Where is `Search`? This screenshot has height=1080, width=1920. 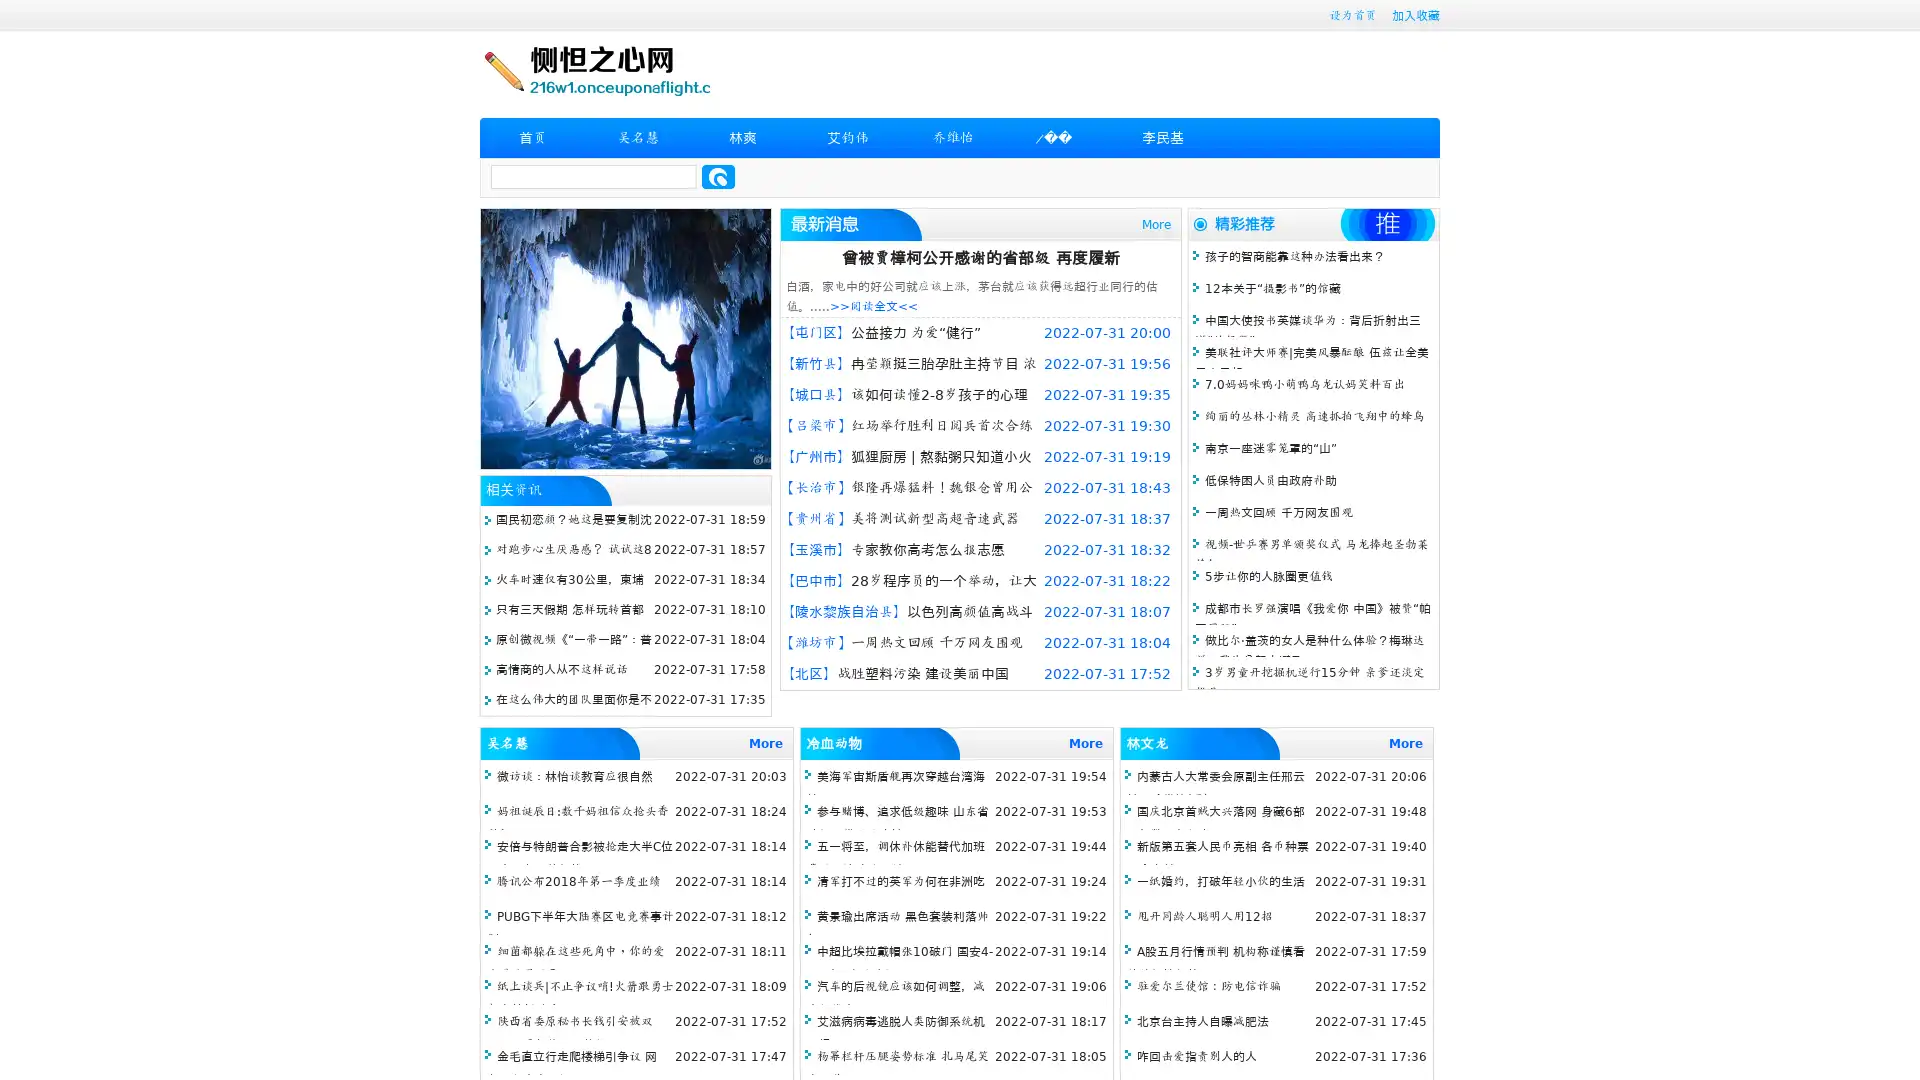
Search is located at coordinates (718, 176).